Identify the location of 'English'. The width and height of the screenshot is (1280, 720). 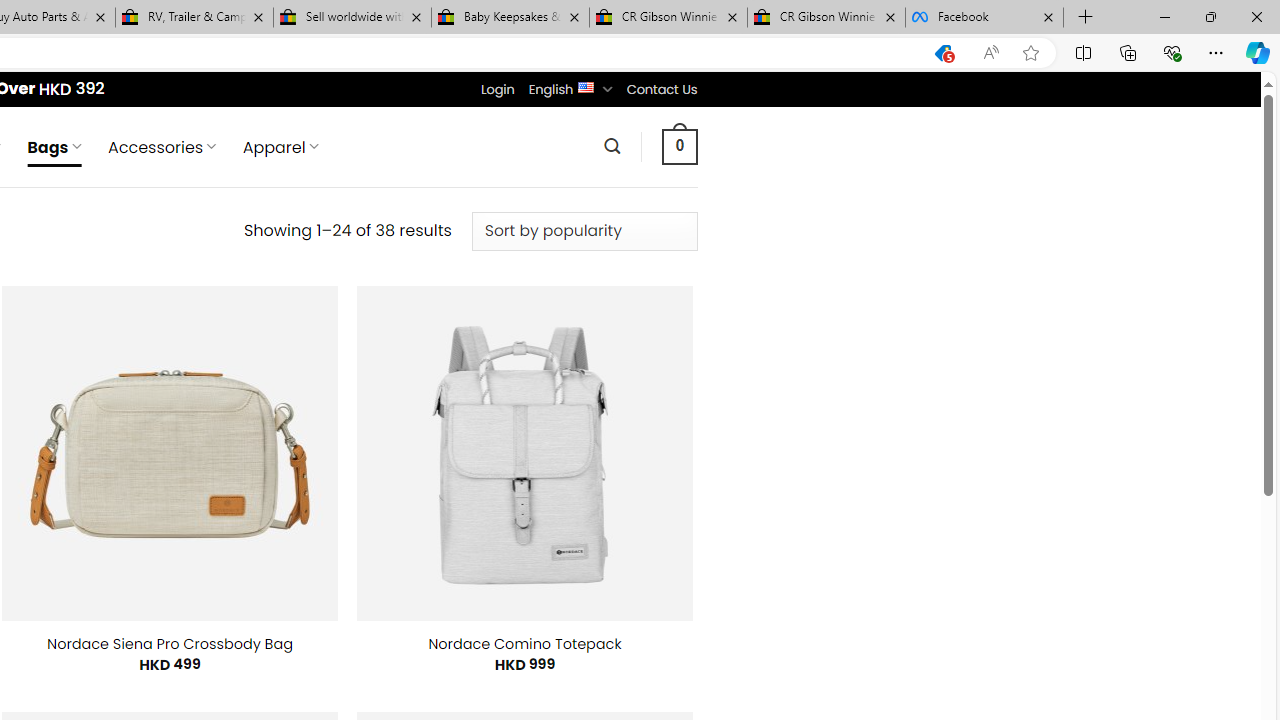
(585, 85).